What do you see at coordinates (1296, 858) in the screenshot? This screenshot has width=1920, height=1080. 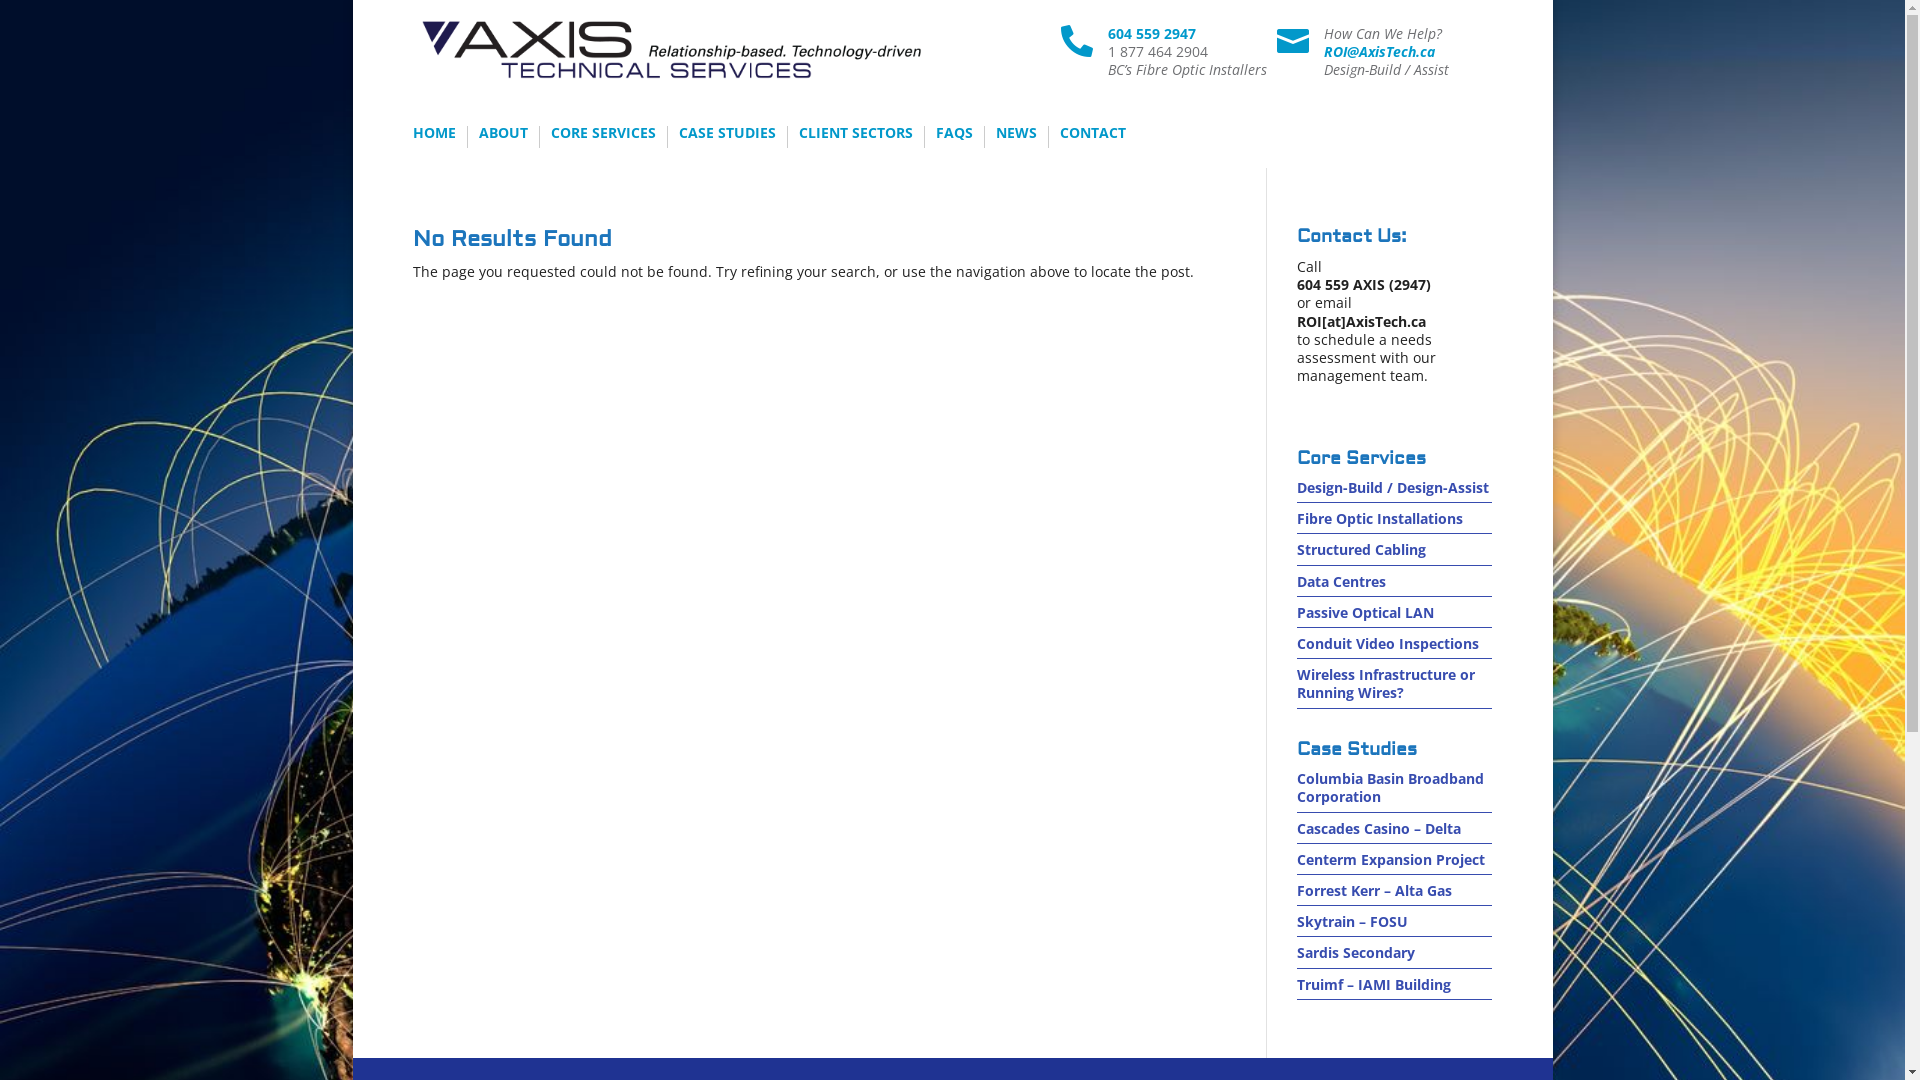 I see `'Centerm Expansion Project'` at bounding box center [1296, 858].